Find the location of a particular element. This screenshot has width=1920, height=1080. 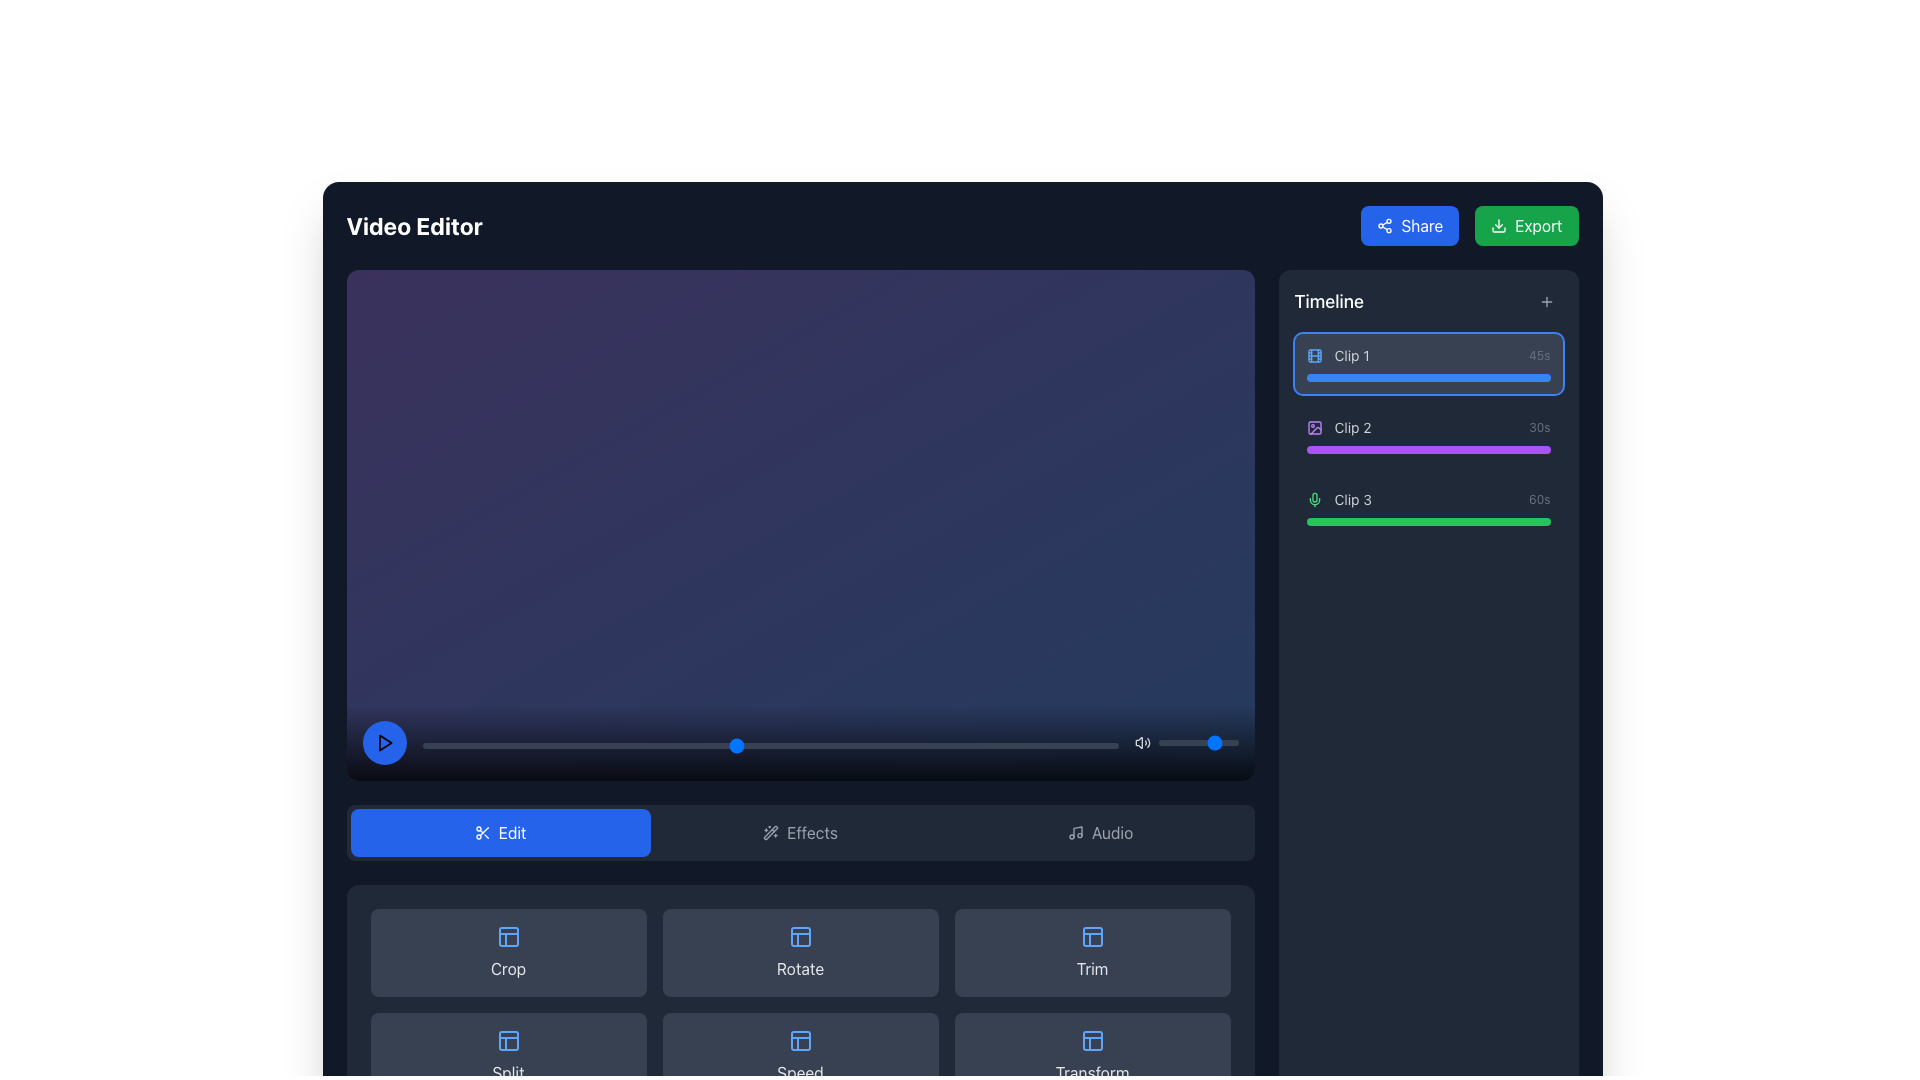

the 'Clip 2' timeline entry item is located at coordinates (1427, 427).